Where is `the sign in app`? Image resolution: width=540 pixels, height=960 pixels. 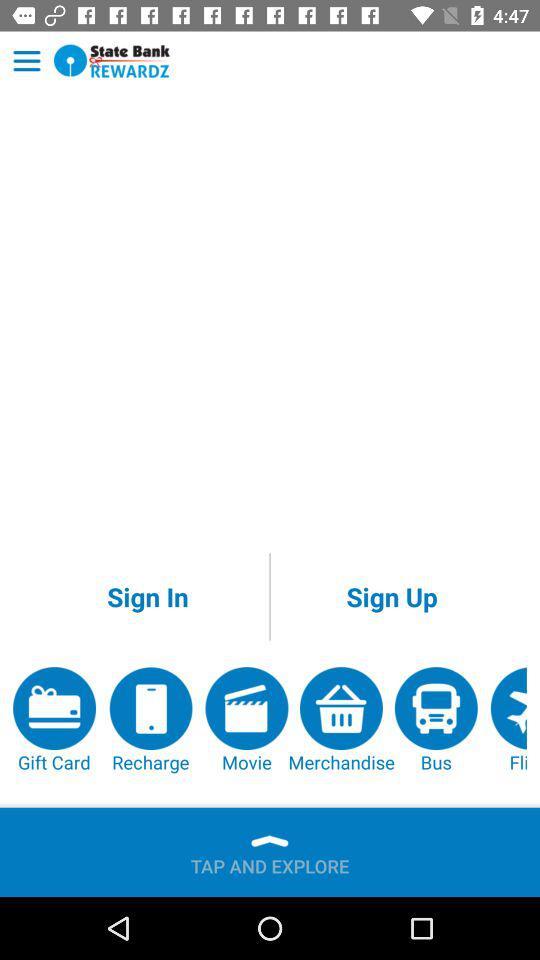
the sign in app is located at coordinates (146, 596).